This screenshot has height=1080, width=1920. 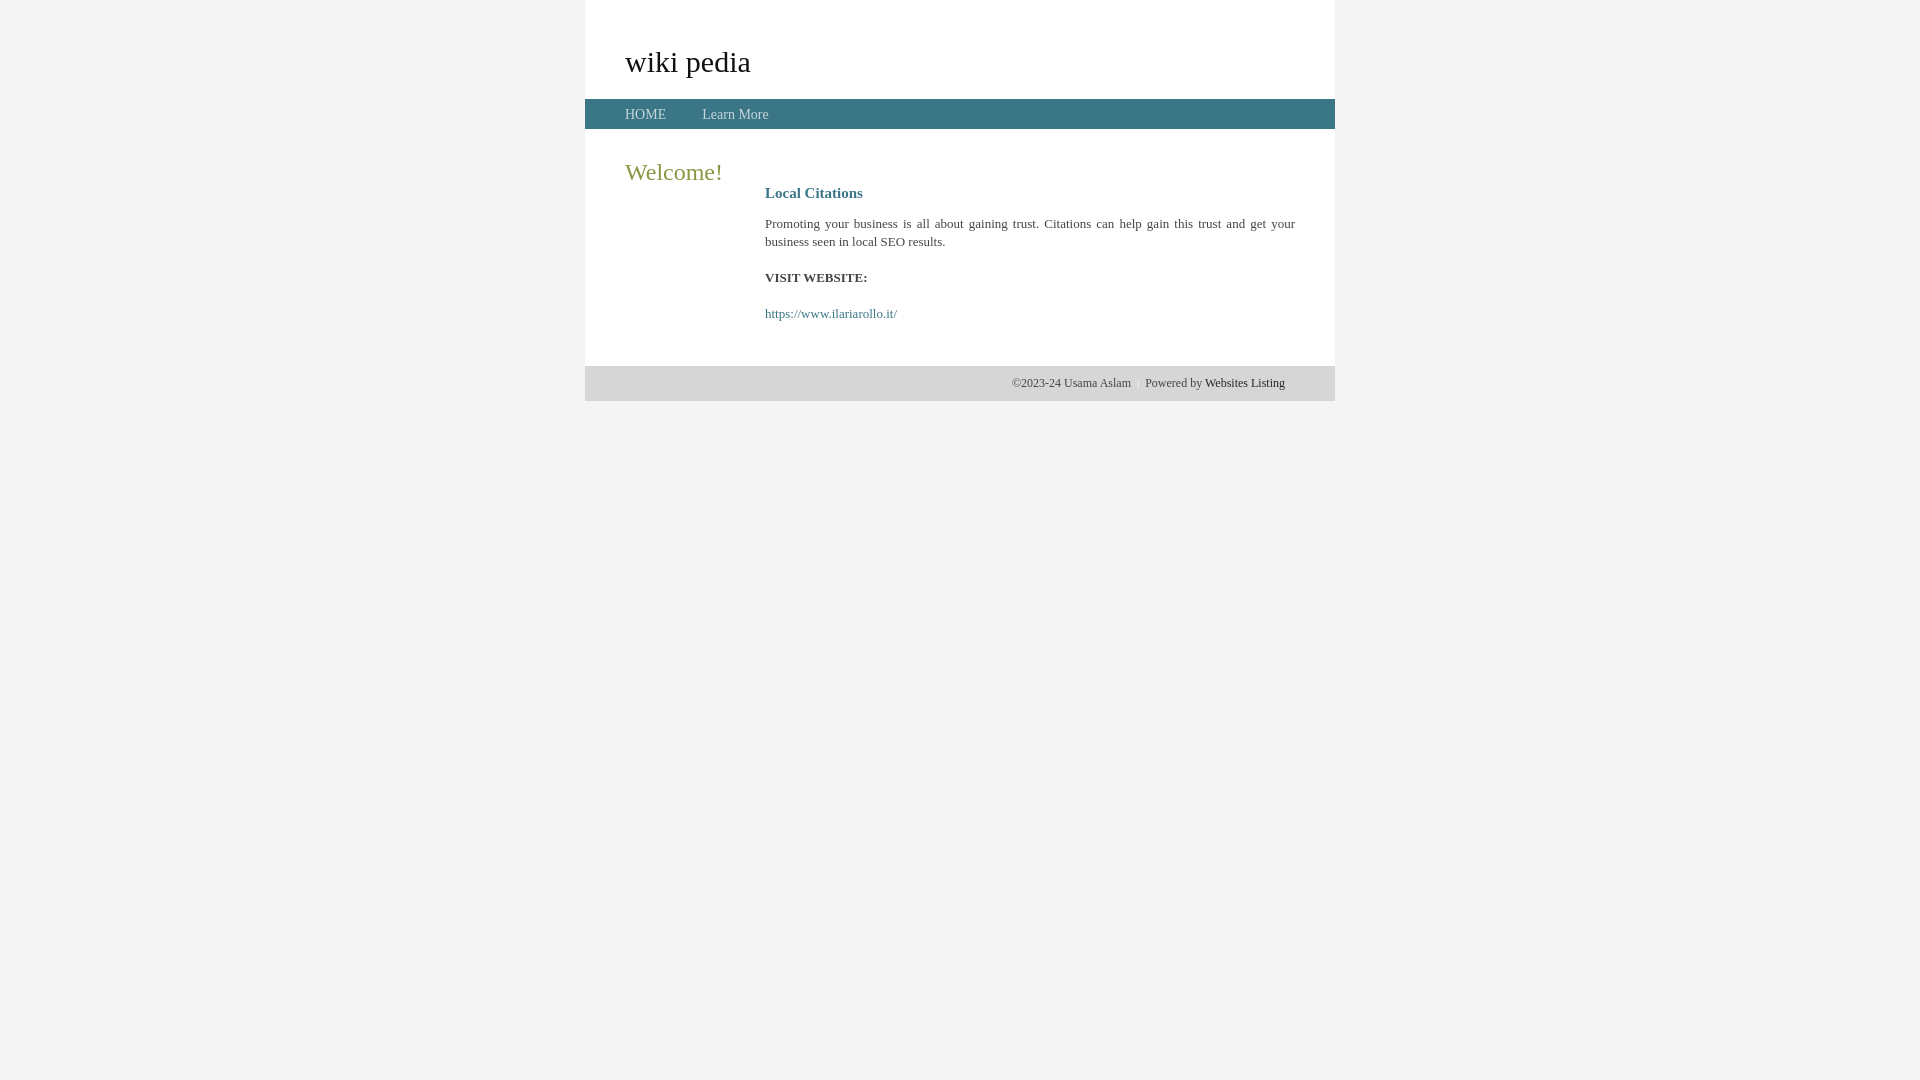 What do you see at coordinates (687, 60) in the screenshot?
I see `'wiki pedia'` at bounding box center [687, 60].